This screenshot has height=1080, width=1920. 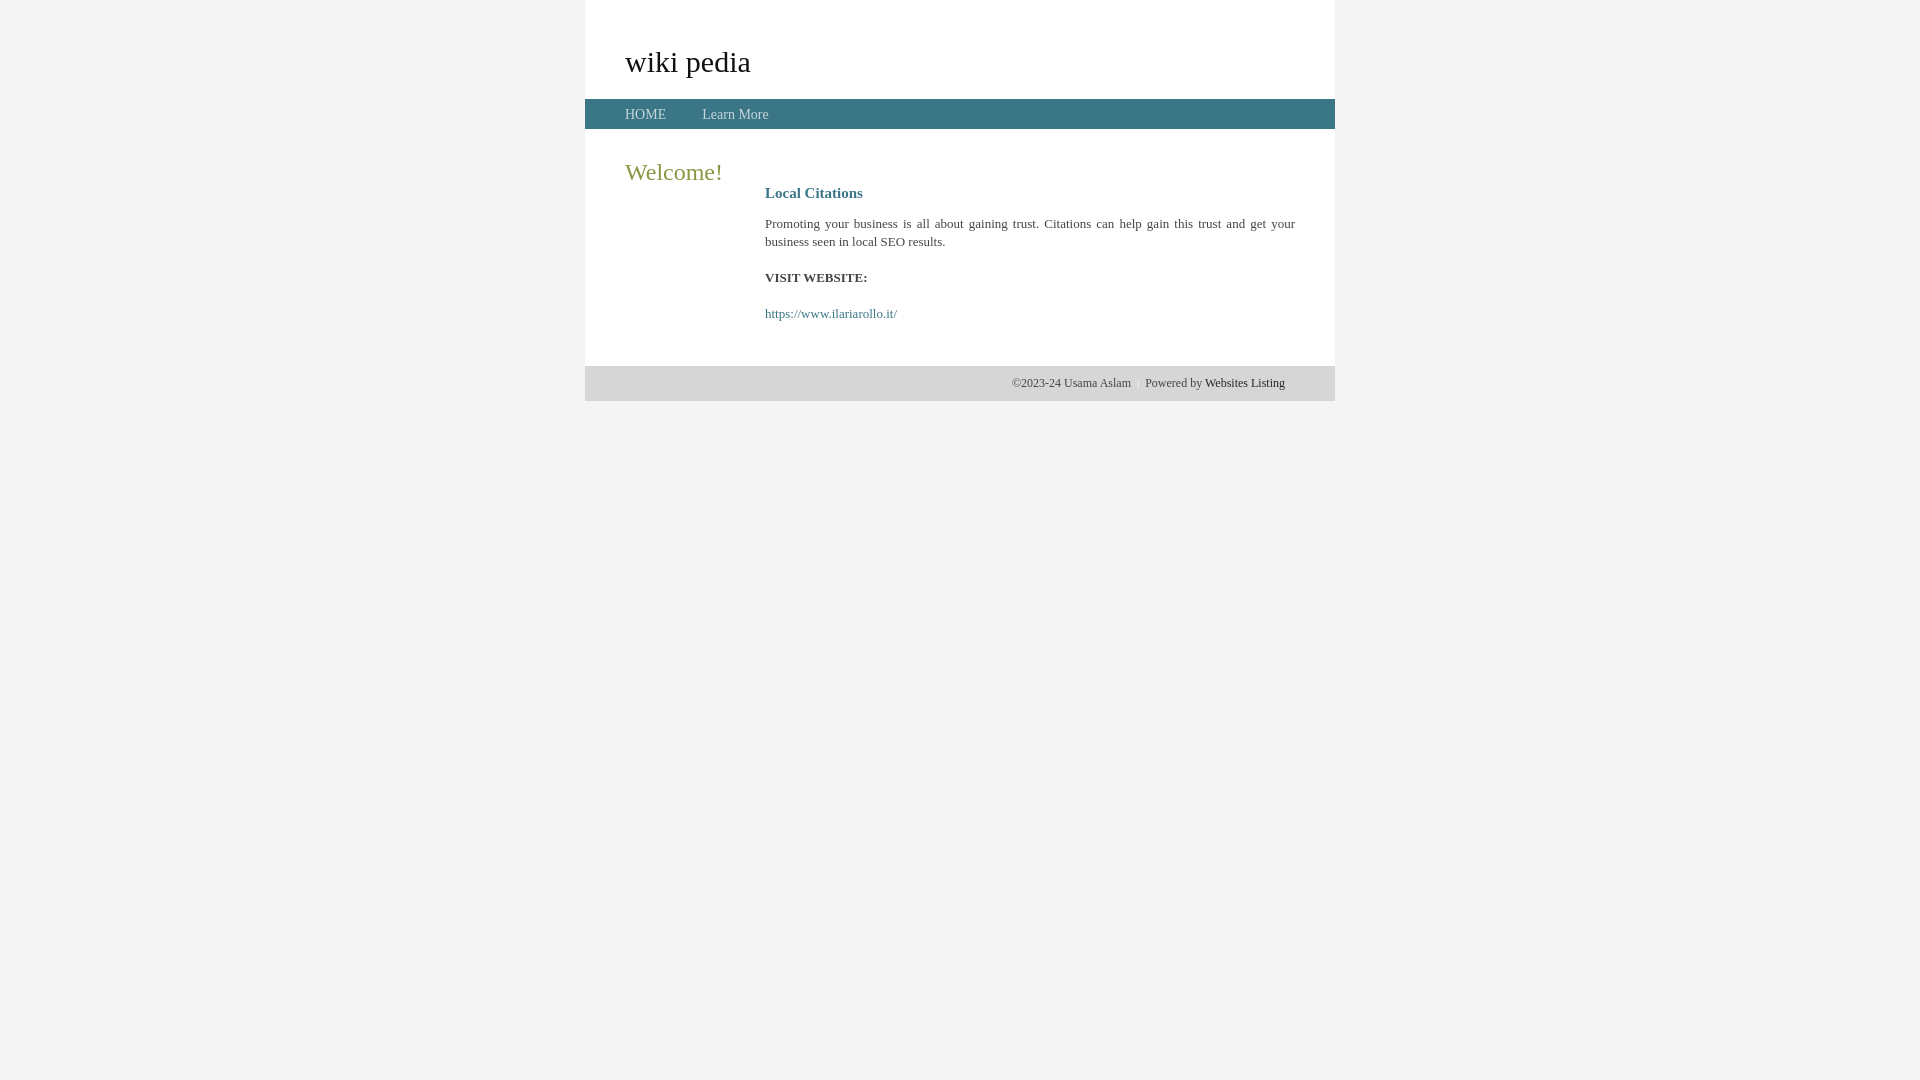 What do you see at coordinates (687, 60) in the screenshot?
I see `'wiki pedia'` at bounding box center [687, 60].